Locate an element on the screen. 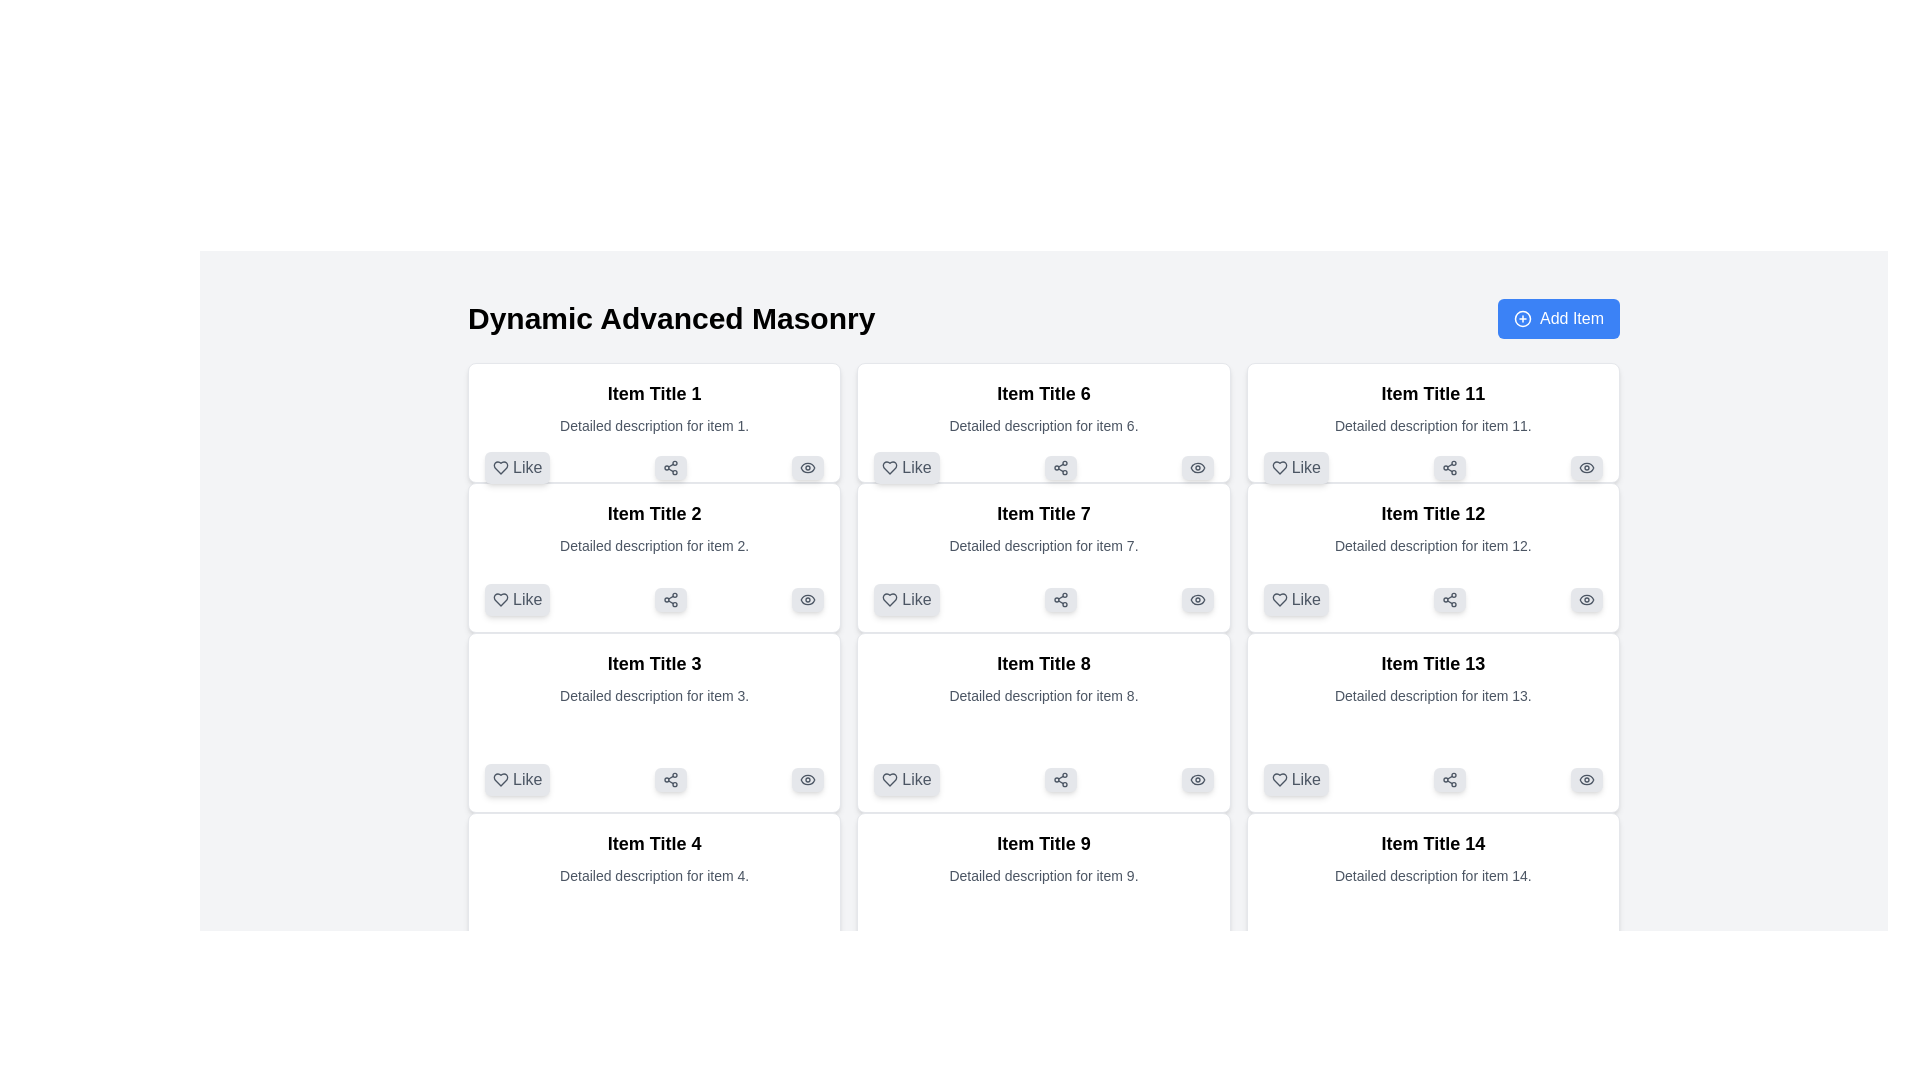 Image resolution: width=1920 pixels, height=1080 pixels. the text label displaying 'Item Title 12', which is styled in bold and larger font size, located in the third column of the grid layout is located at coordinates (1432, 512).